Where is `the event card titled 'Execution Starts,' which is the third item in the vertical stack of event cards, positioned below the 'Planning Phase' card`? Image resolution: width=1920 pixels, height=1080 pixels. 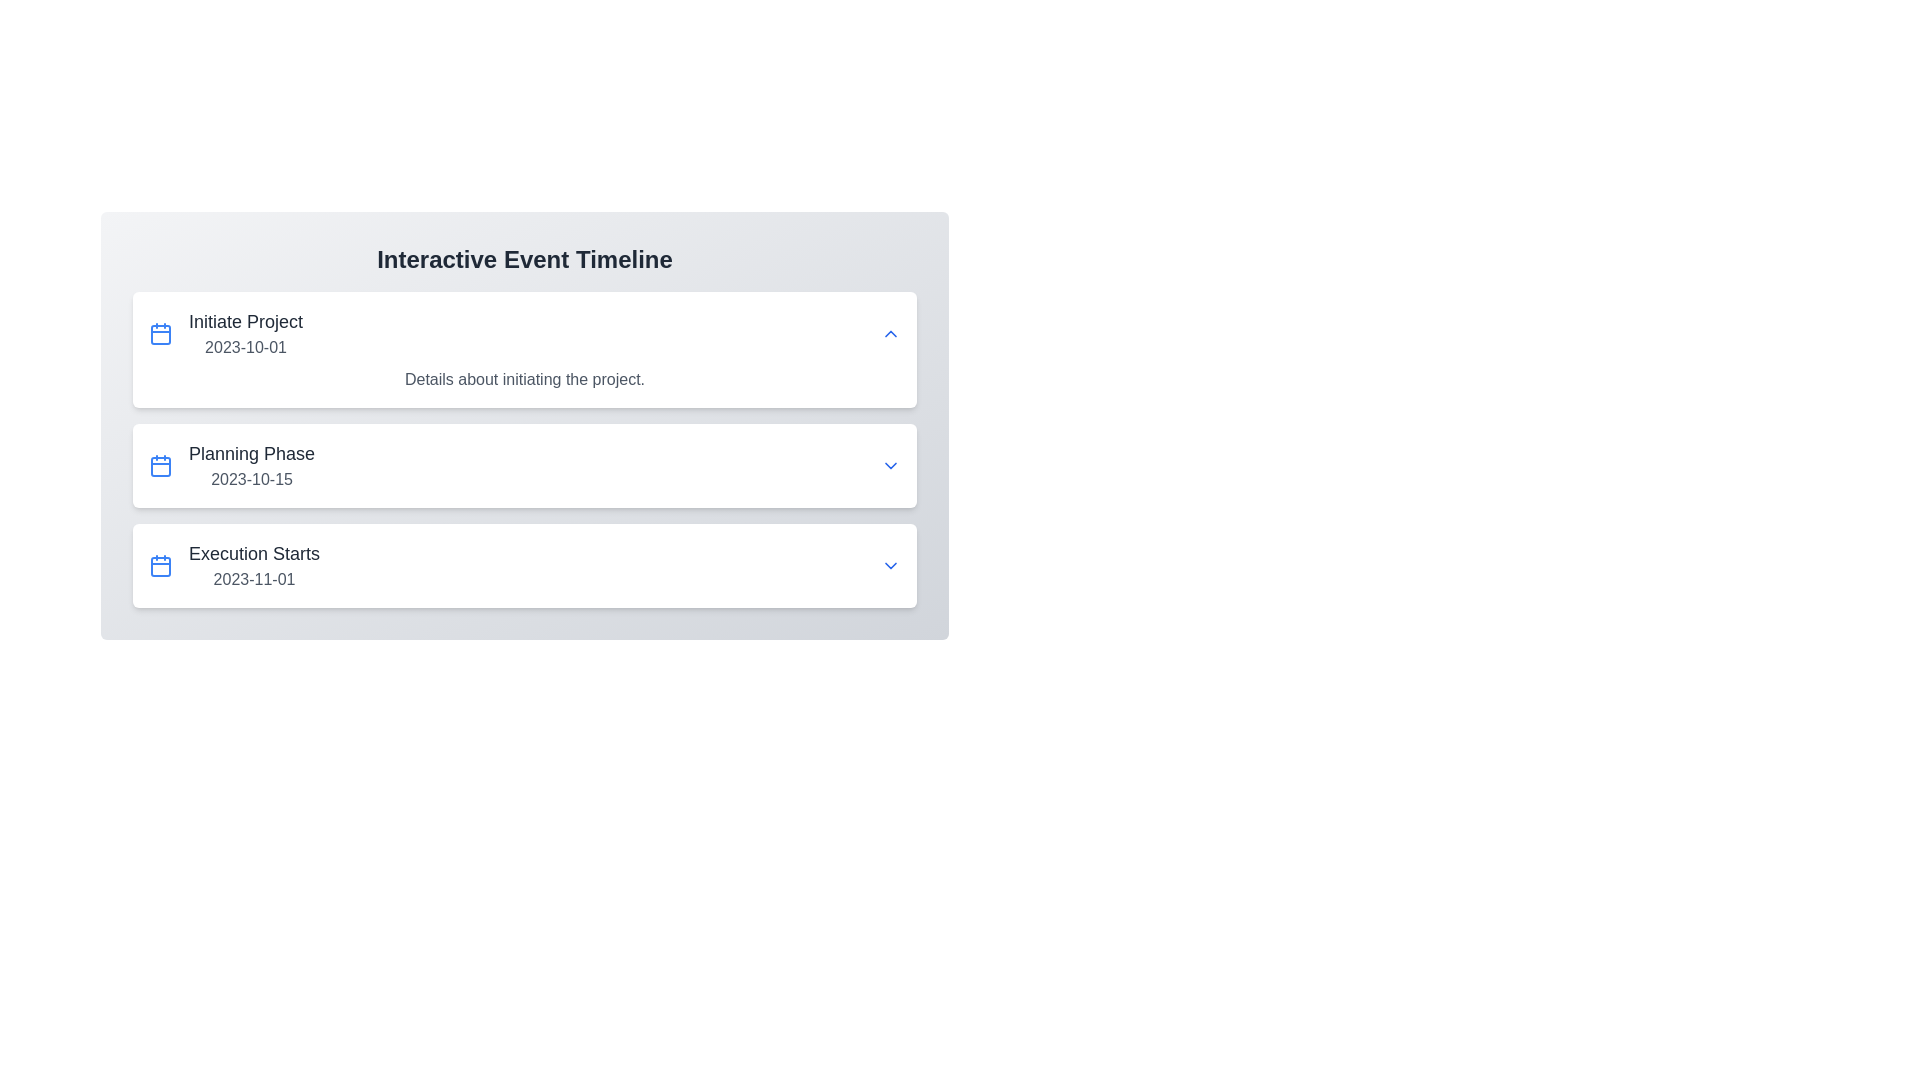 the event card titled 'Execution Starts,' which is the third item in the vertical stack of event cards, positioned below the 'Planning Phase' card is located at coordinates (524, 566).